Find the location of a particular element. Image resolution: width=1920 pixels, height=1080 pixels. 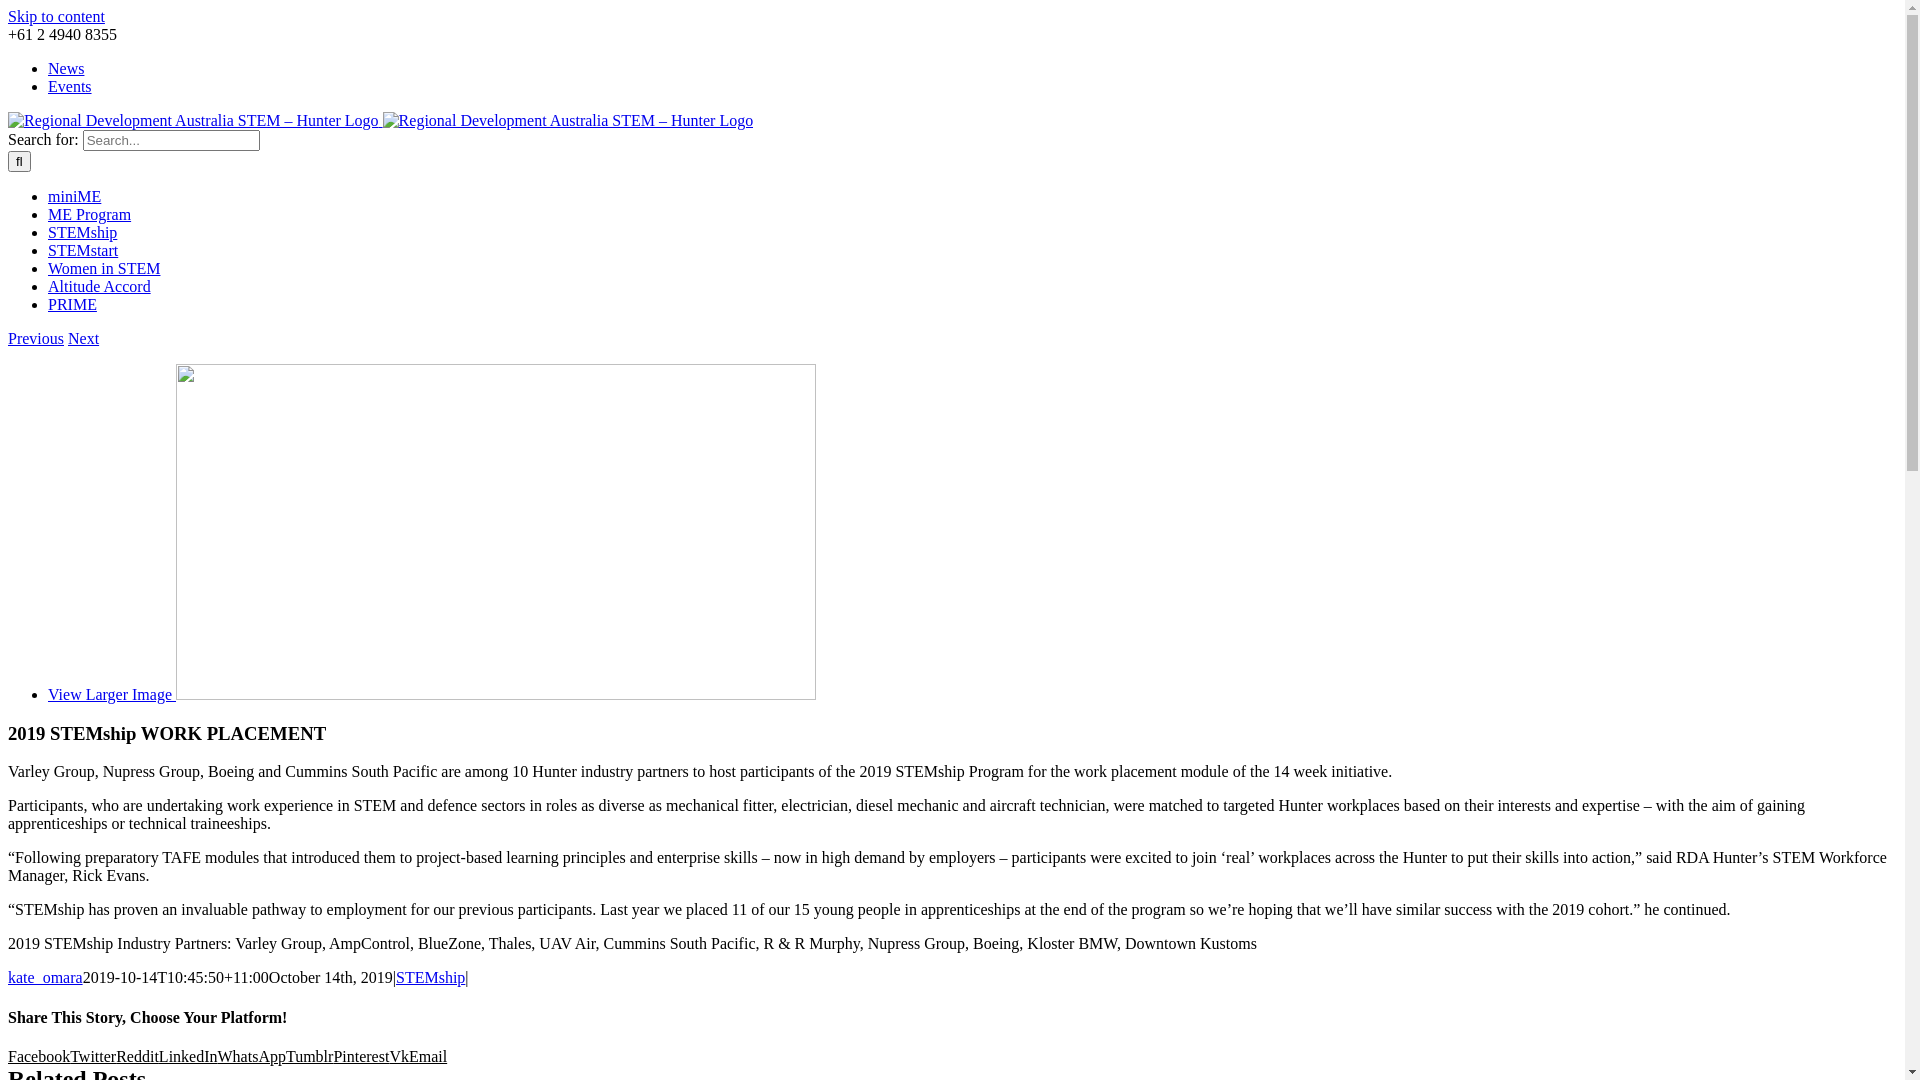

'WhatsApp' is located at coordinates (251, 1055).